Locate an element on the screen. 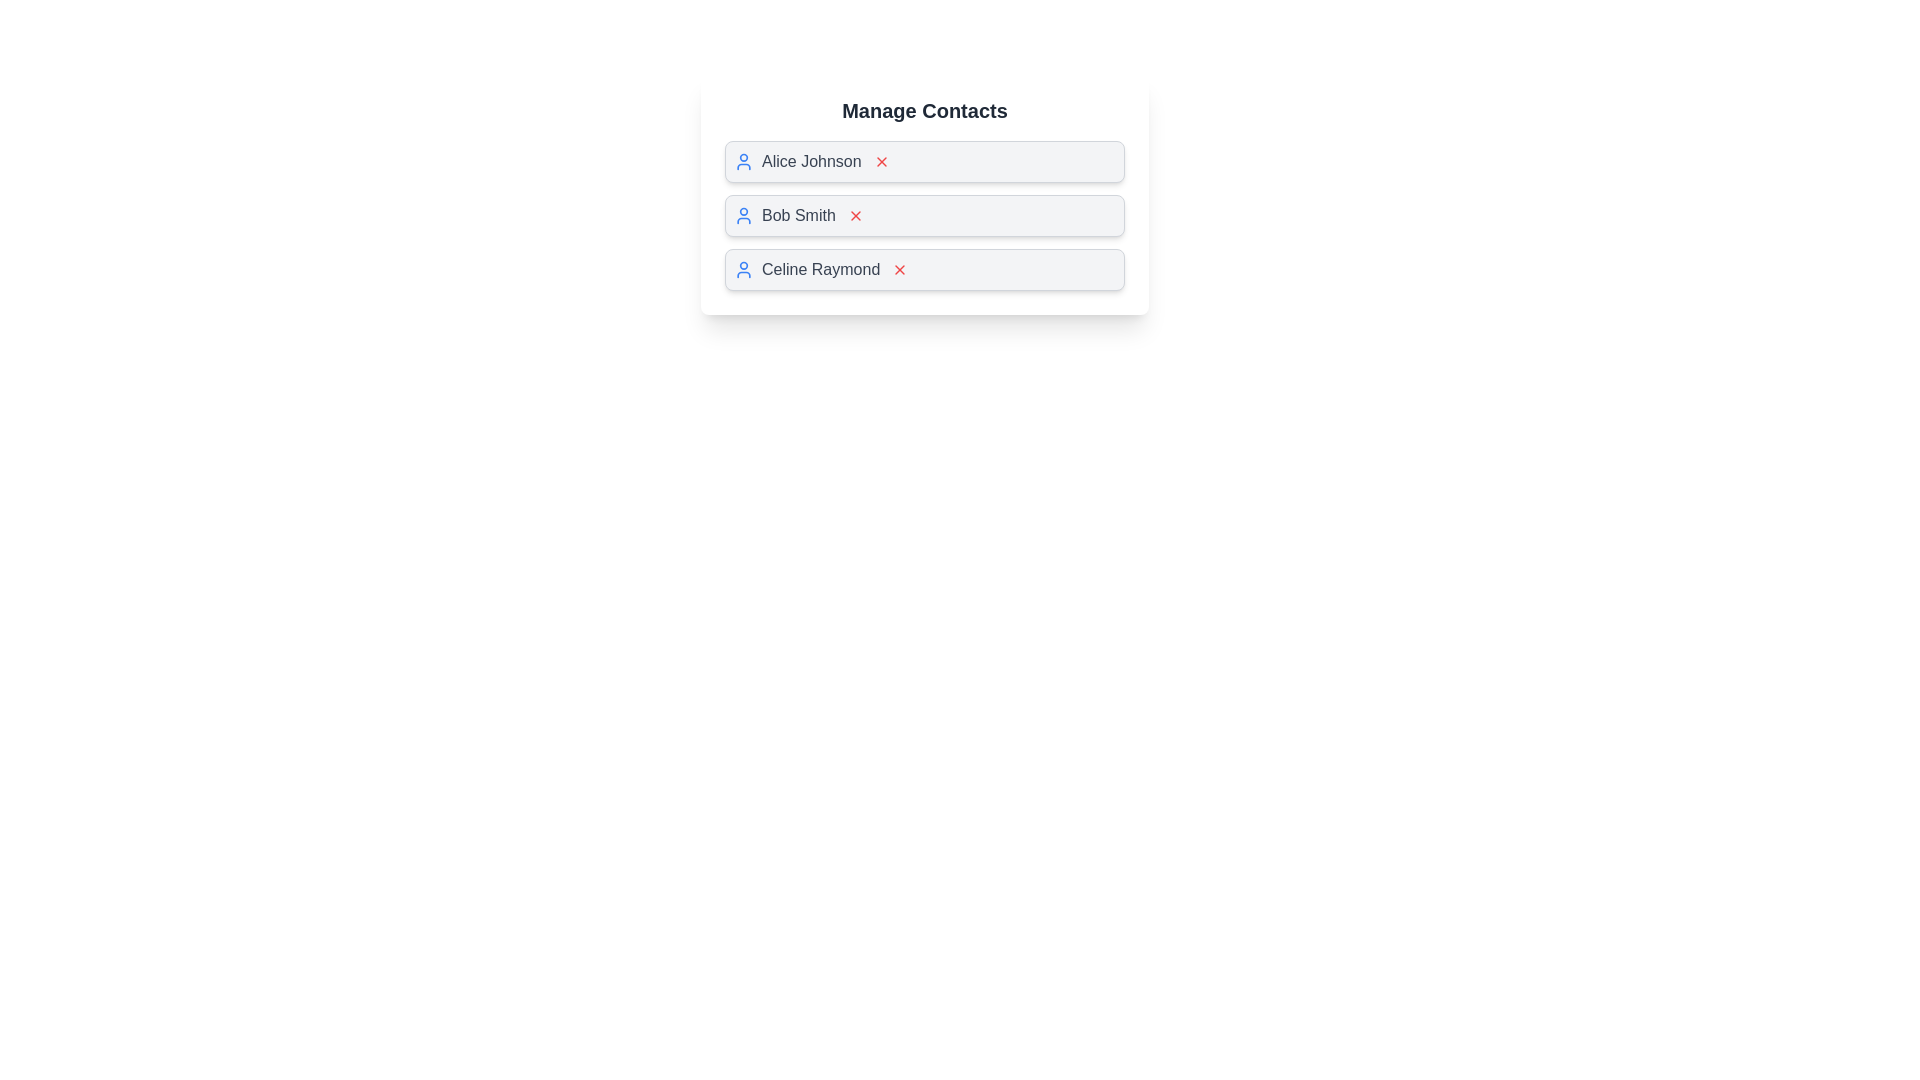  the user icon associated with the contact 'Alice Johnson' is located at coordinates (743, 161).